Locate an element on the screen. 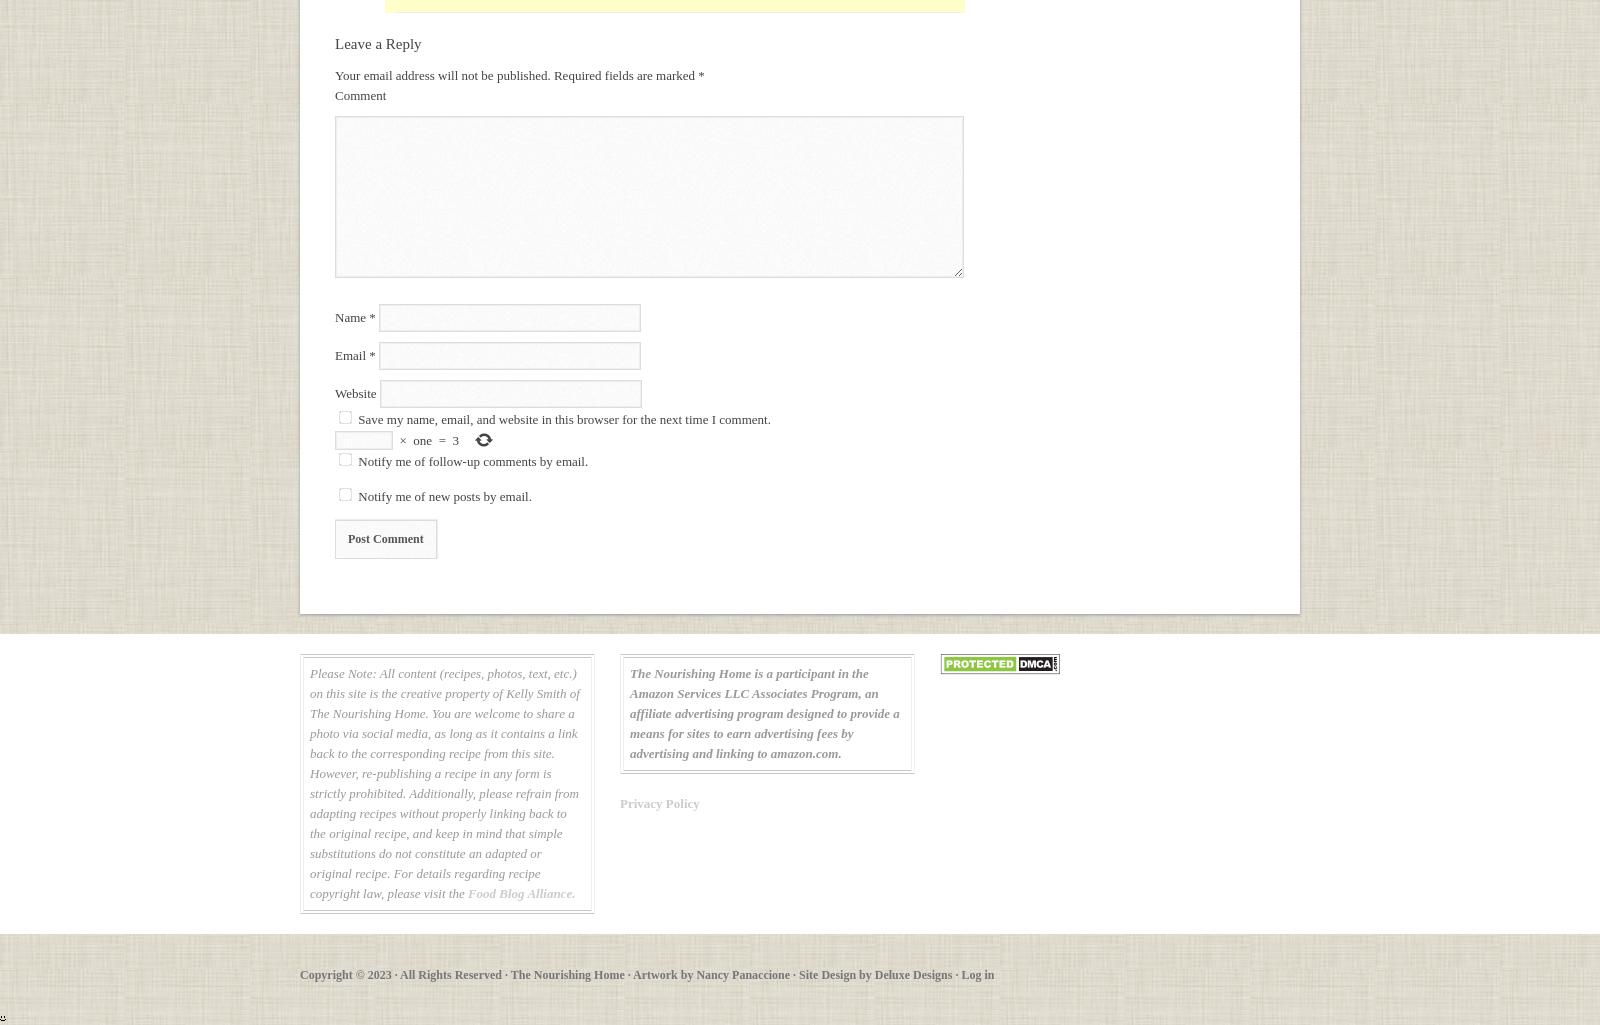 The height and width of the screenshot is (1025, 1600). 'Email' is located at coordinates (335, 354).